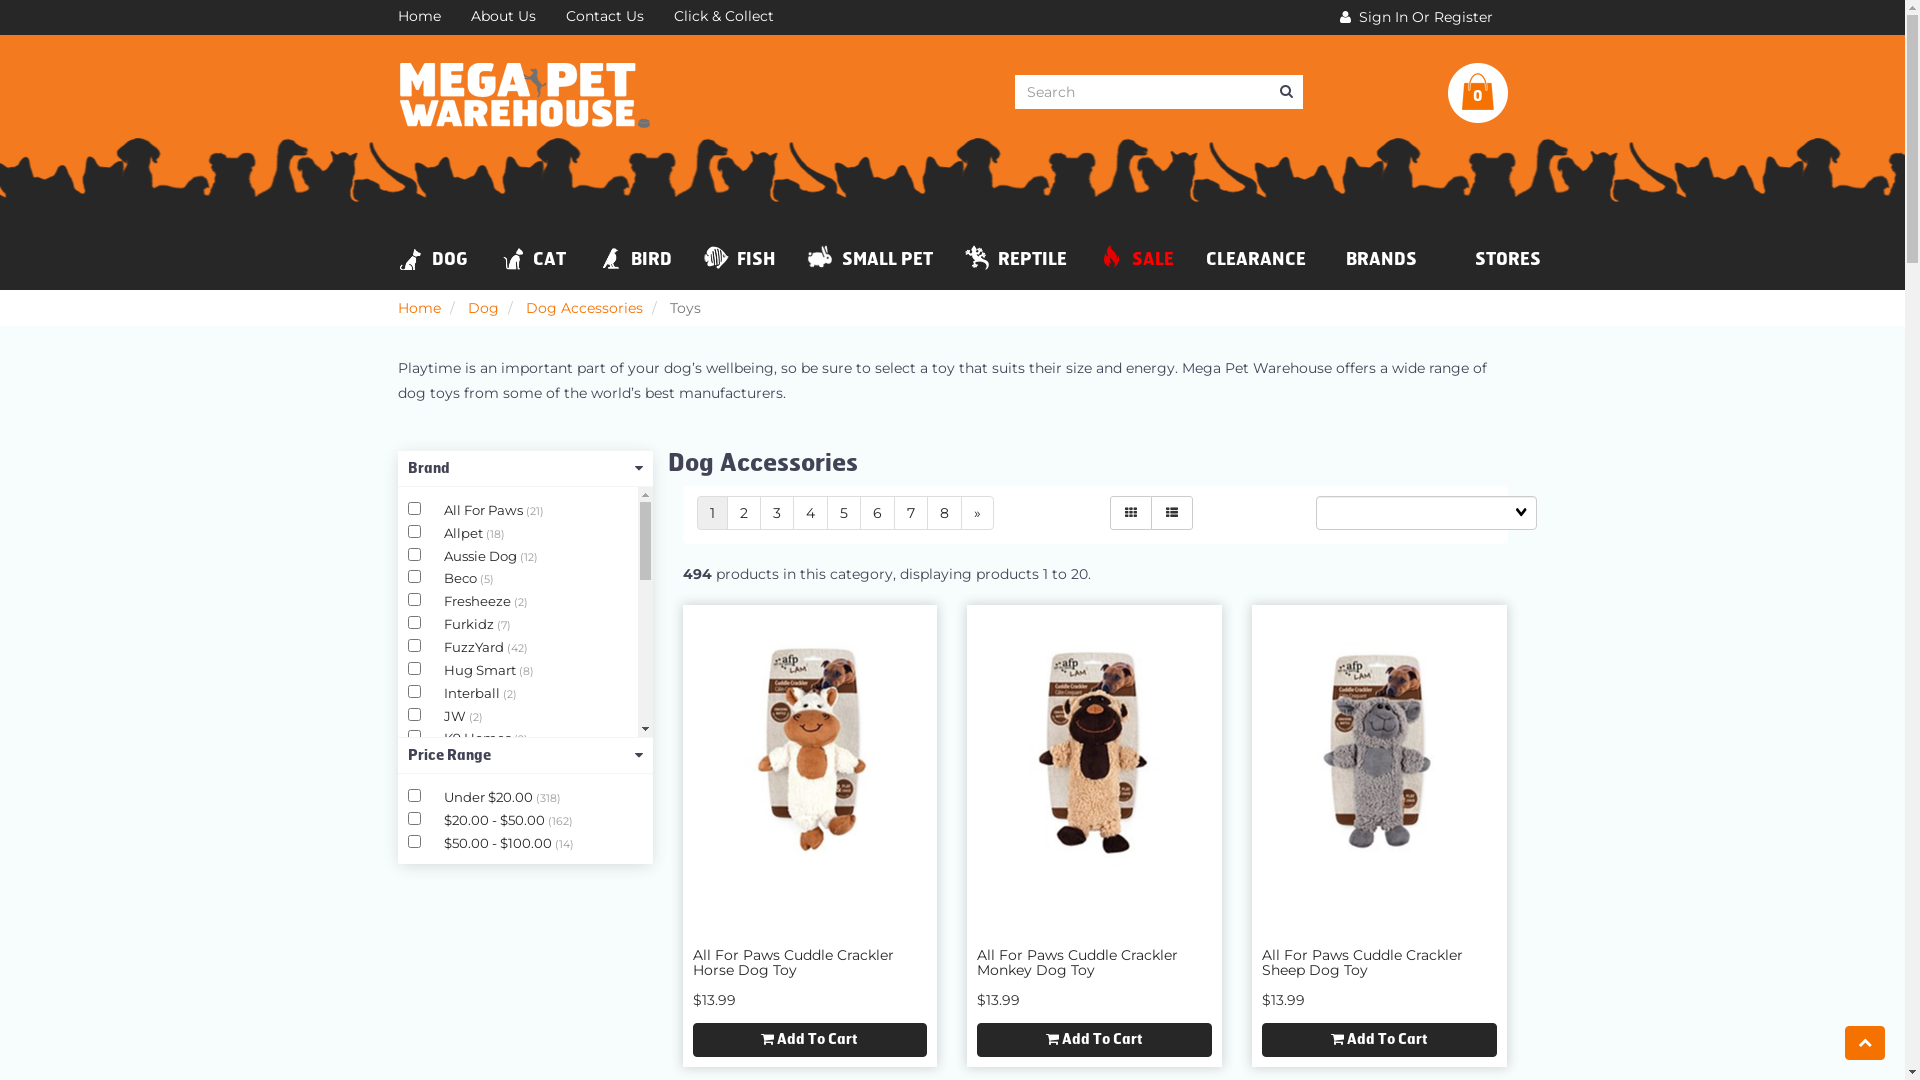  What do you see at coordinates (910, 512) in the screenshot?
I see `'7'` at bounding box center [910, 512].